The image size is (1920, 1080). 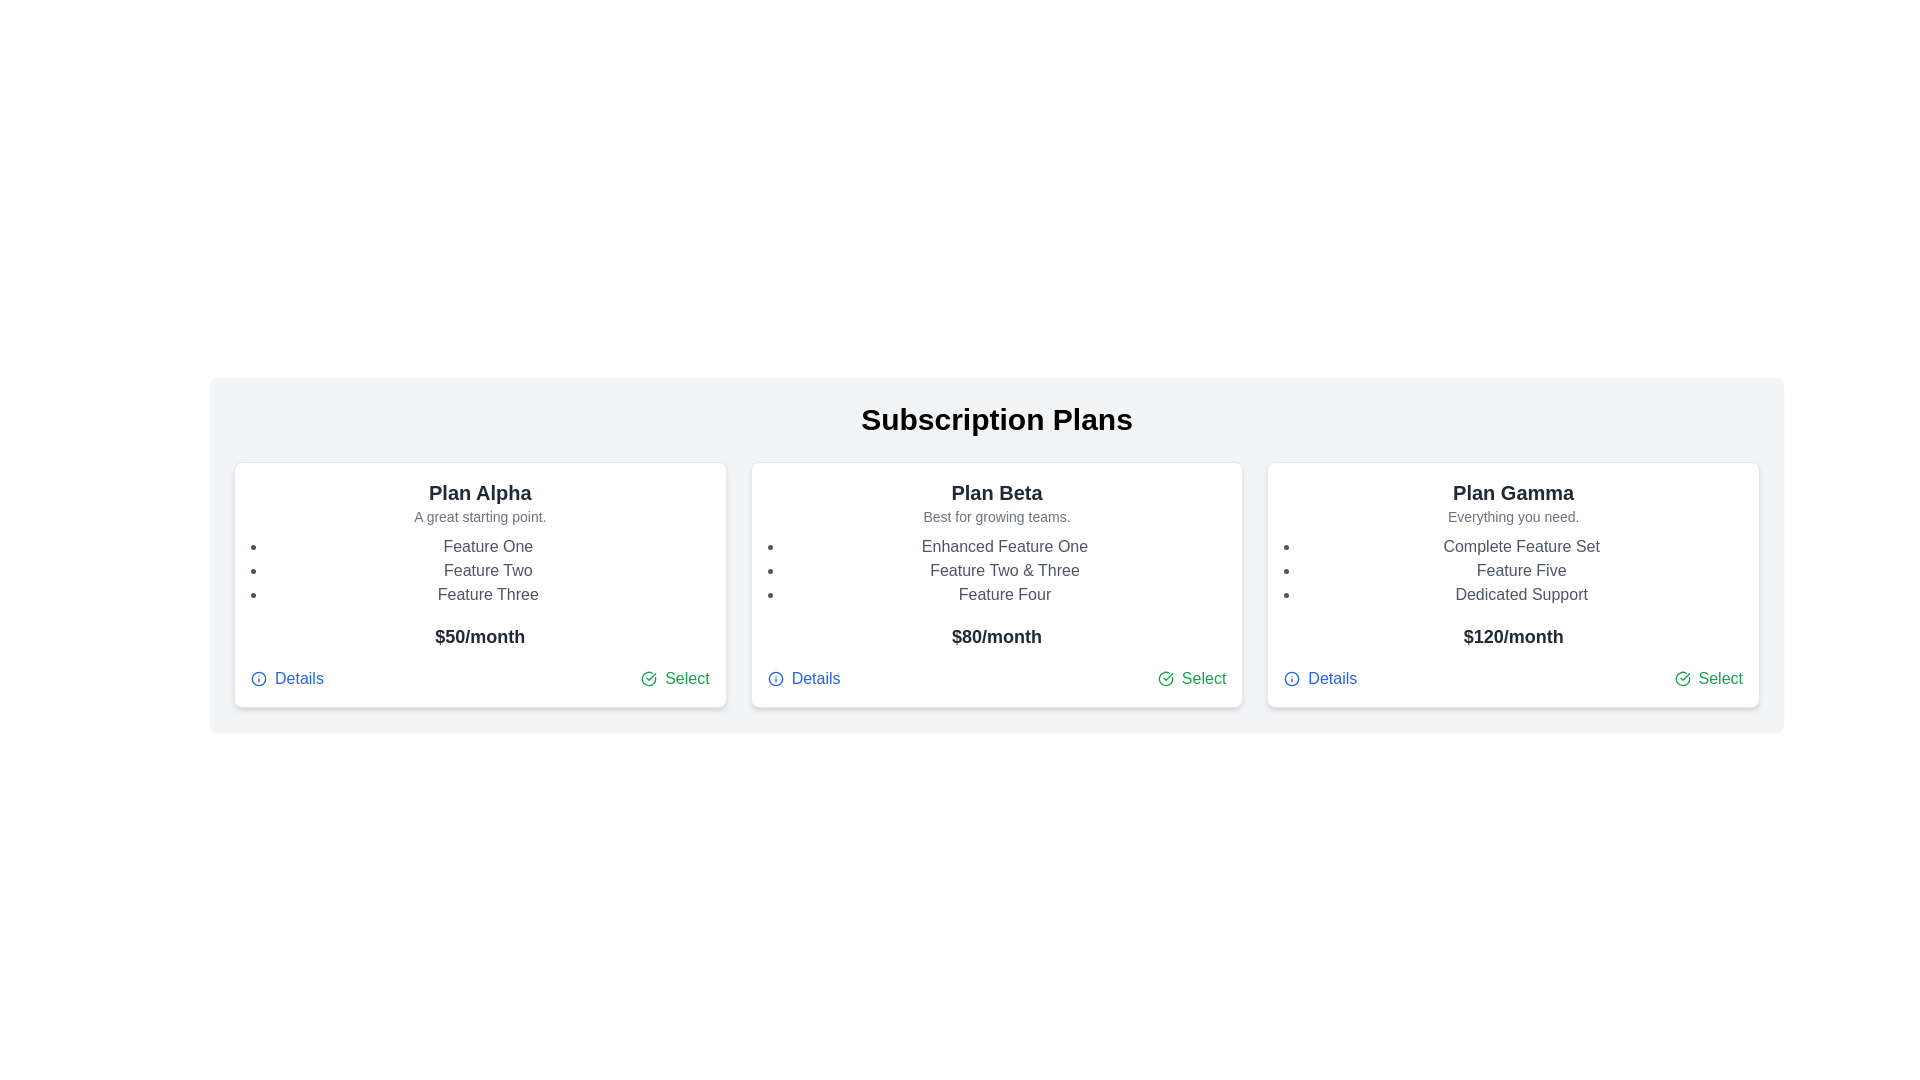 I want to click on information presented in the 'Plan Gamma' subscription Information Card, which is located in the third column of a three-column layout, so click(x=1513, y=585).